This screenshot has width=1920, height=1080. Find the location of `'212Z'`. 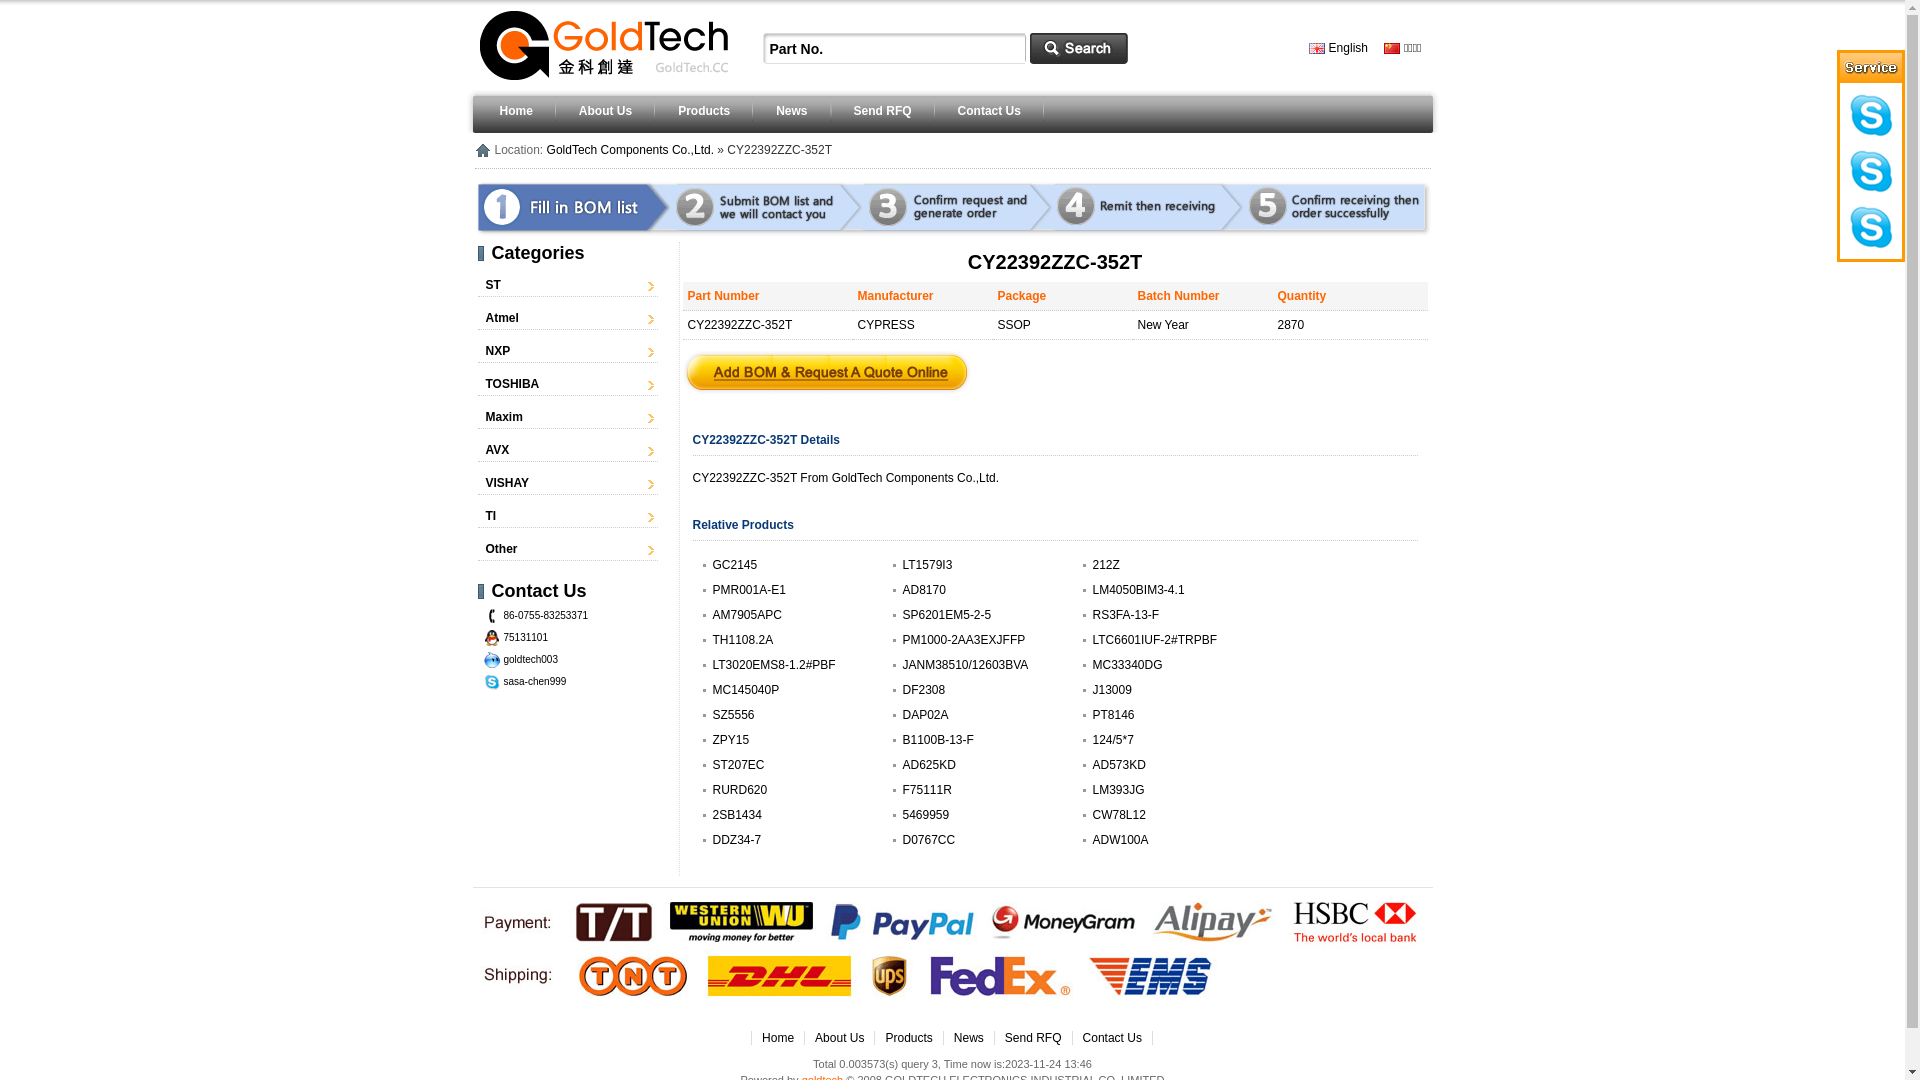

'212Z' is located at coordinates (1104, 564).